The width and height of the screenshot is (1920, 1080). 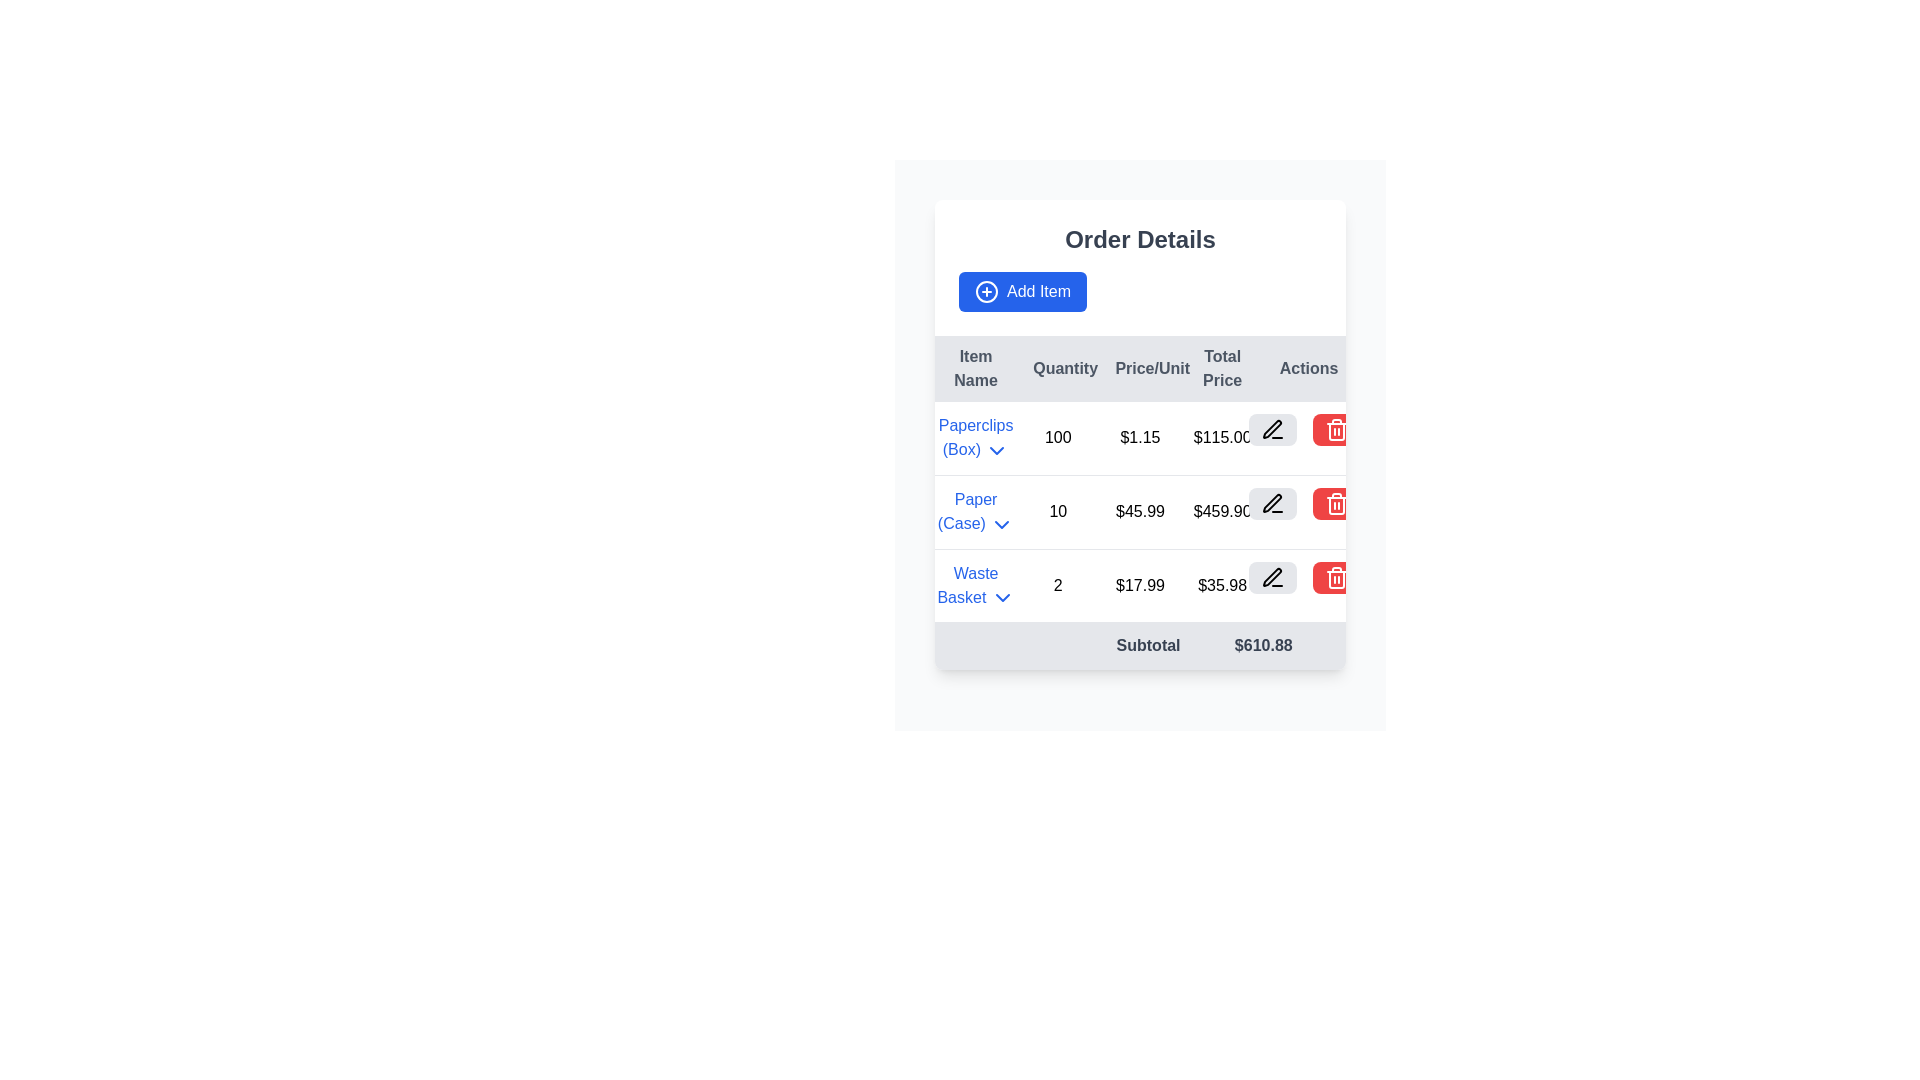 What do you see at coordinates (1271, 577) in the screenshot?
I see `the button with a pen icon in the 'Actions' column of the last row for the 'Waste Basket' item` at bounding box center [1271, 577].